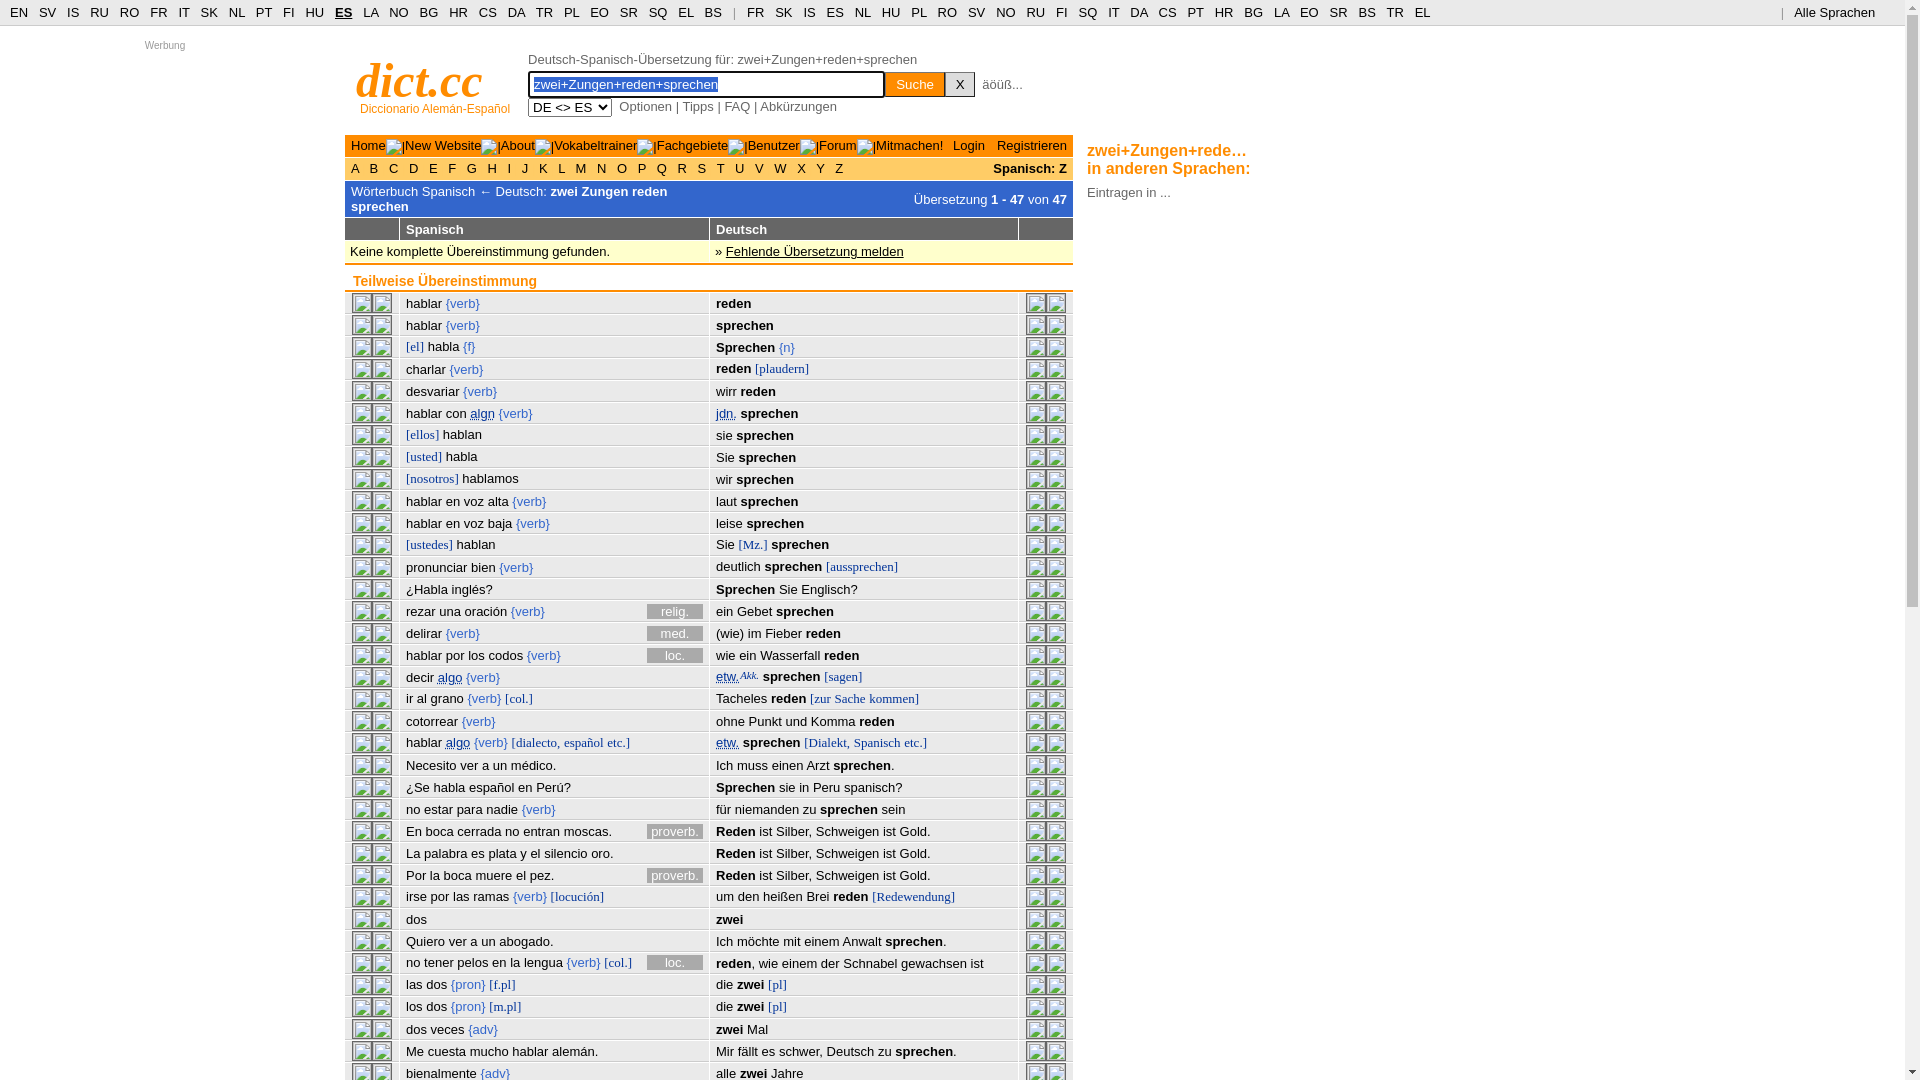 The height and width of the screenshot is (1080, 1920). Describe the element at coordinates (456, 941) in the screenshot. I see `'ver'` at that location.